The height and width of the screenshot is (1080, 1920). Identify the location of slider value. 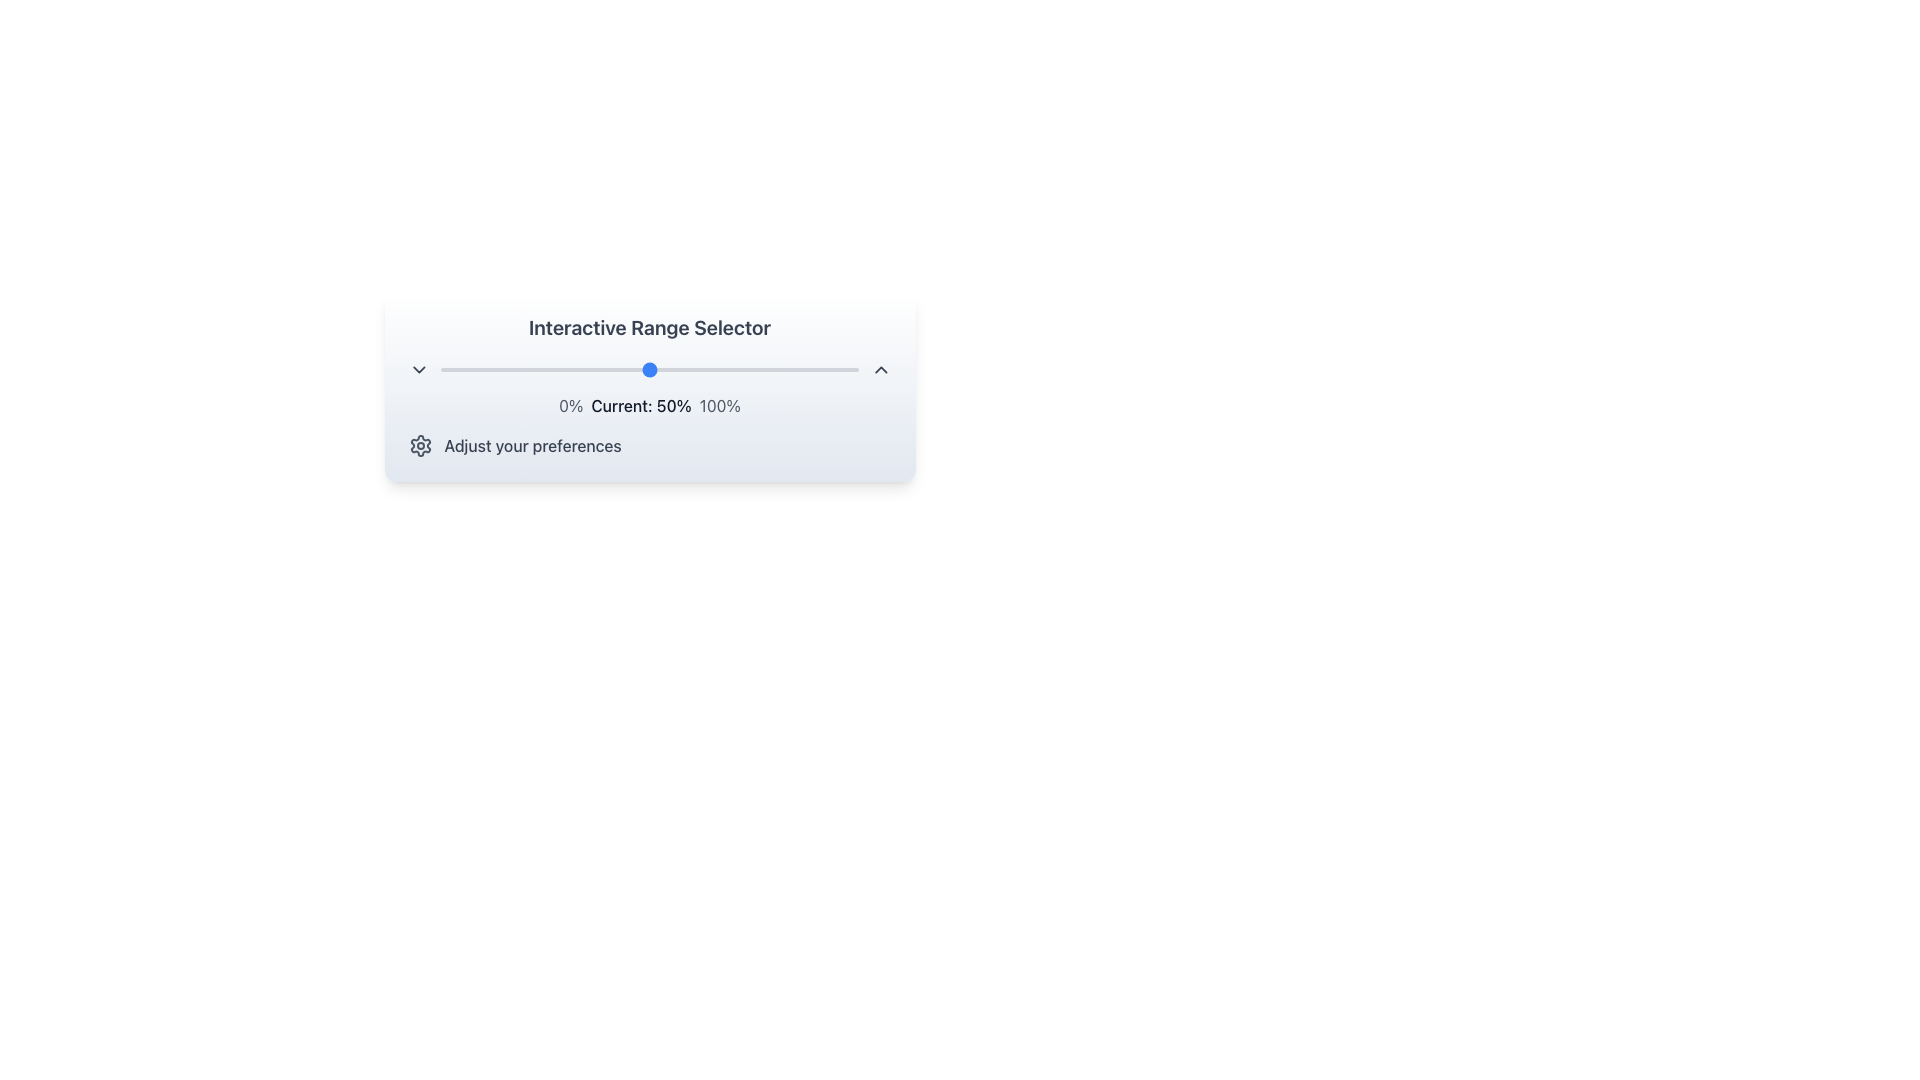
(558, 370).